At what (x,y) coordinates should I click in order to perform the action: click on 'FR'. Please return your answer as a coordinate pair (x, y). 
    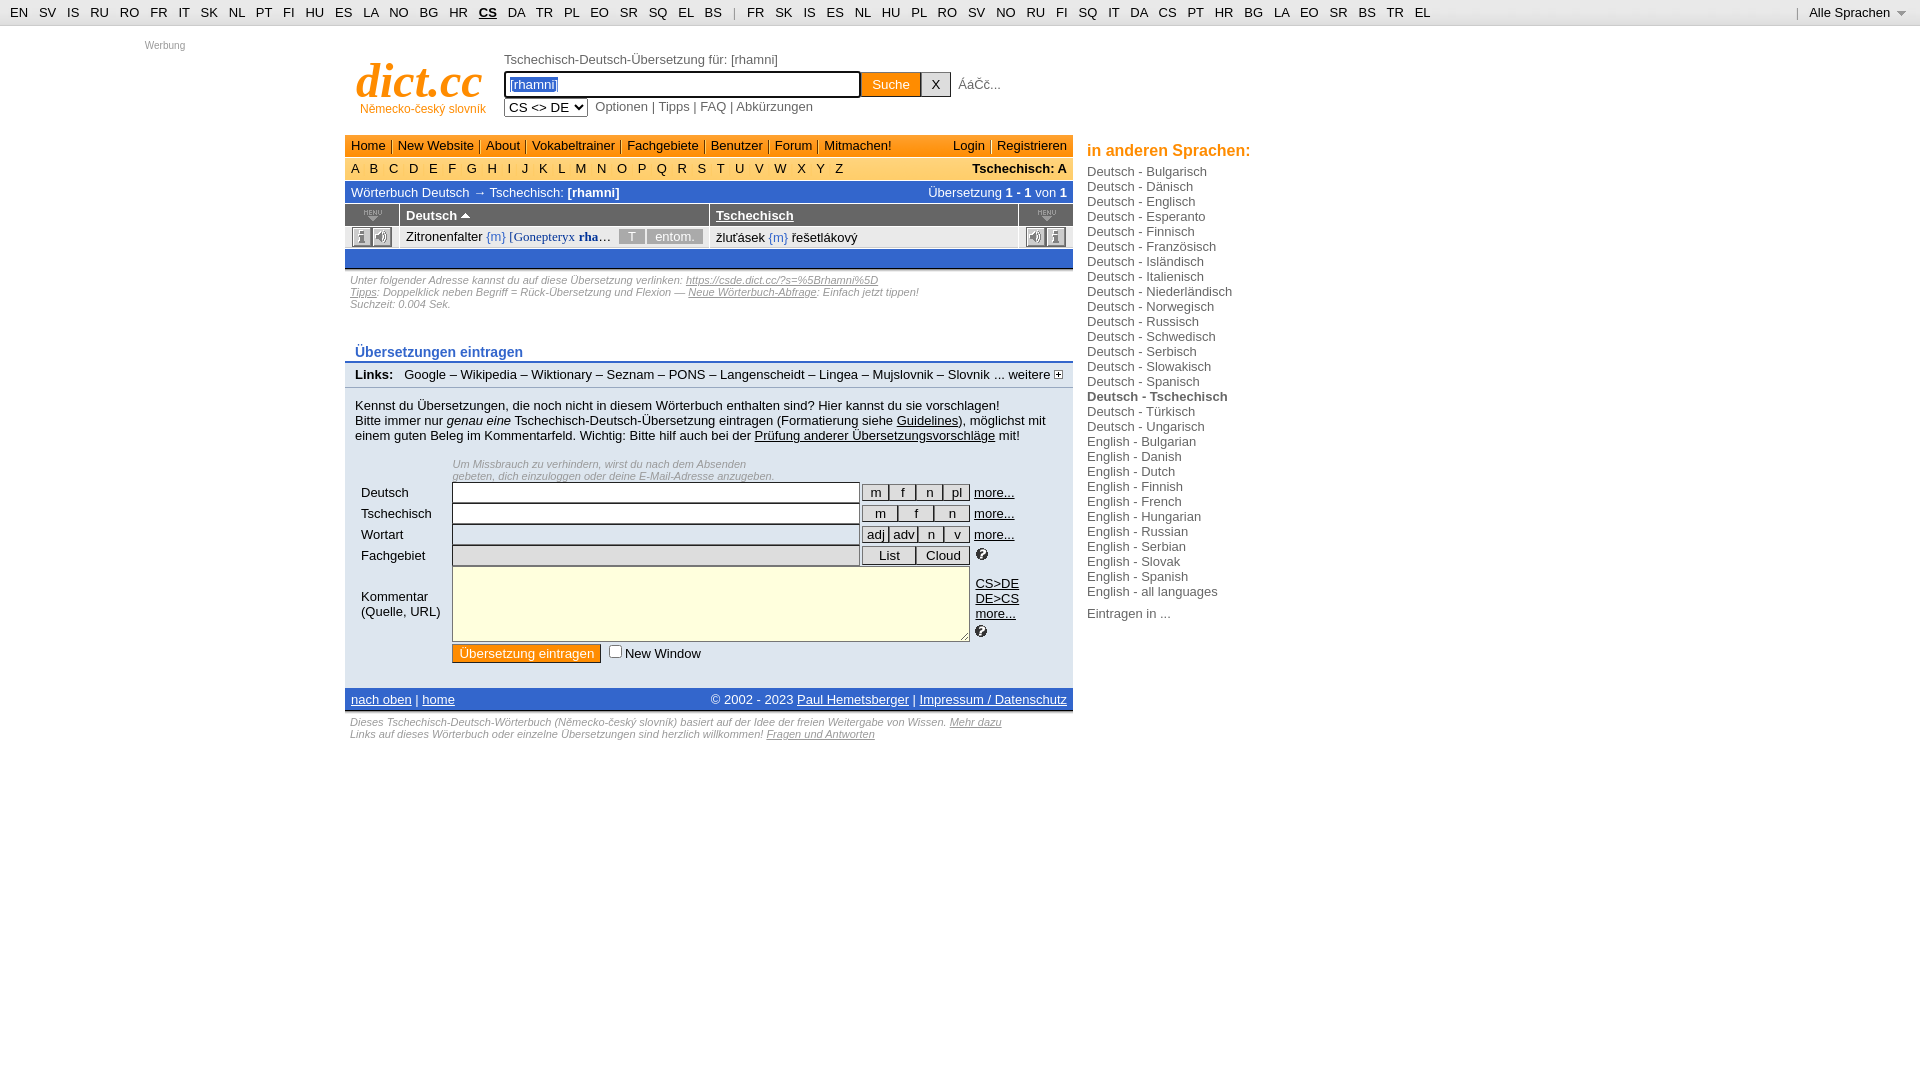
    Looking at the image, I should click on (157, 12).